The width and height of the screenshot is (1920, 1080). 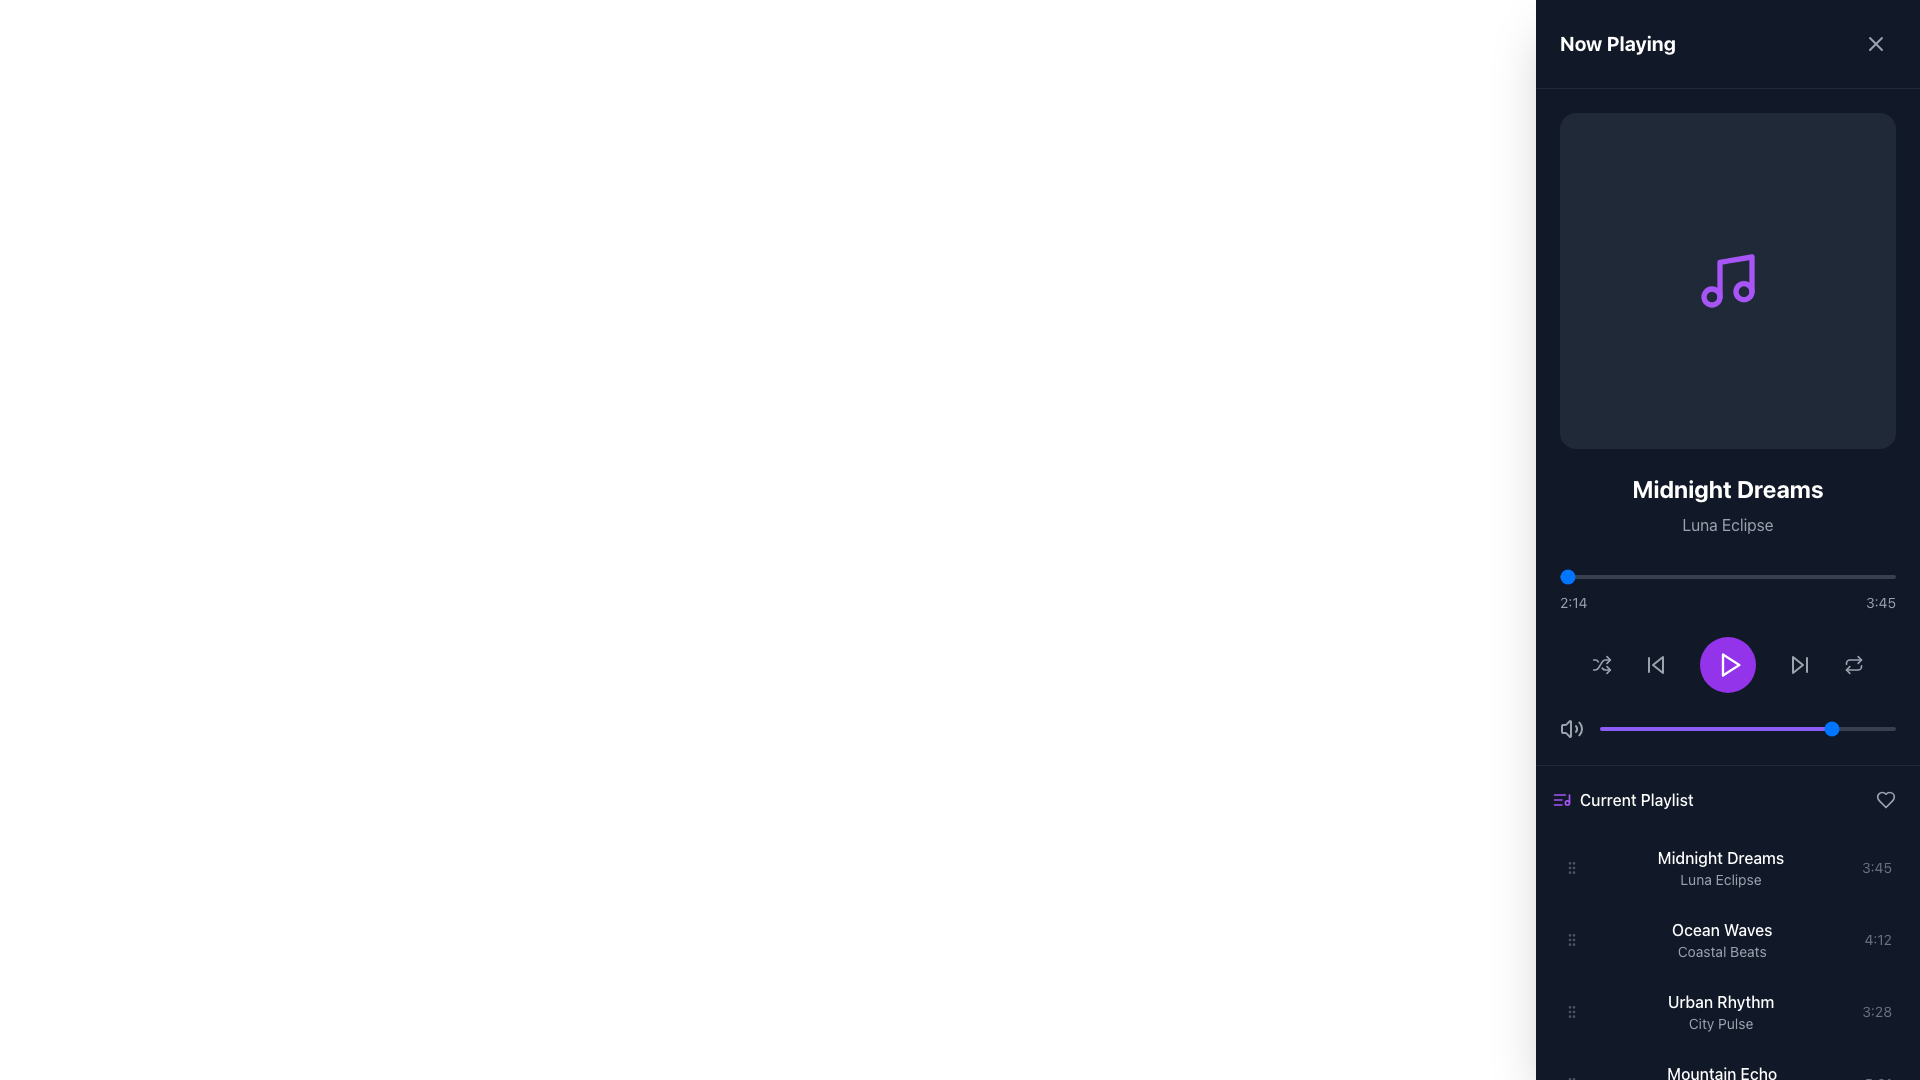 What do you see at coordinates (1720, 1002) in the screenshot?
I see `the static text label displaying 'Urban Rhythm' in the 'Current Playlist' section, which is visually distinct with white text on a dark background` at bounding box center [1720, 1002].